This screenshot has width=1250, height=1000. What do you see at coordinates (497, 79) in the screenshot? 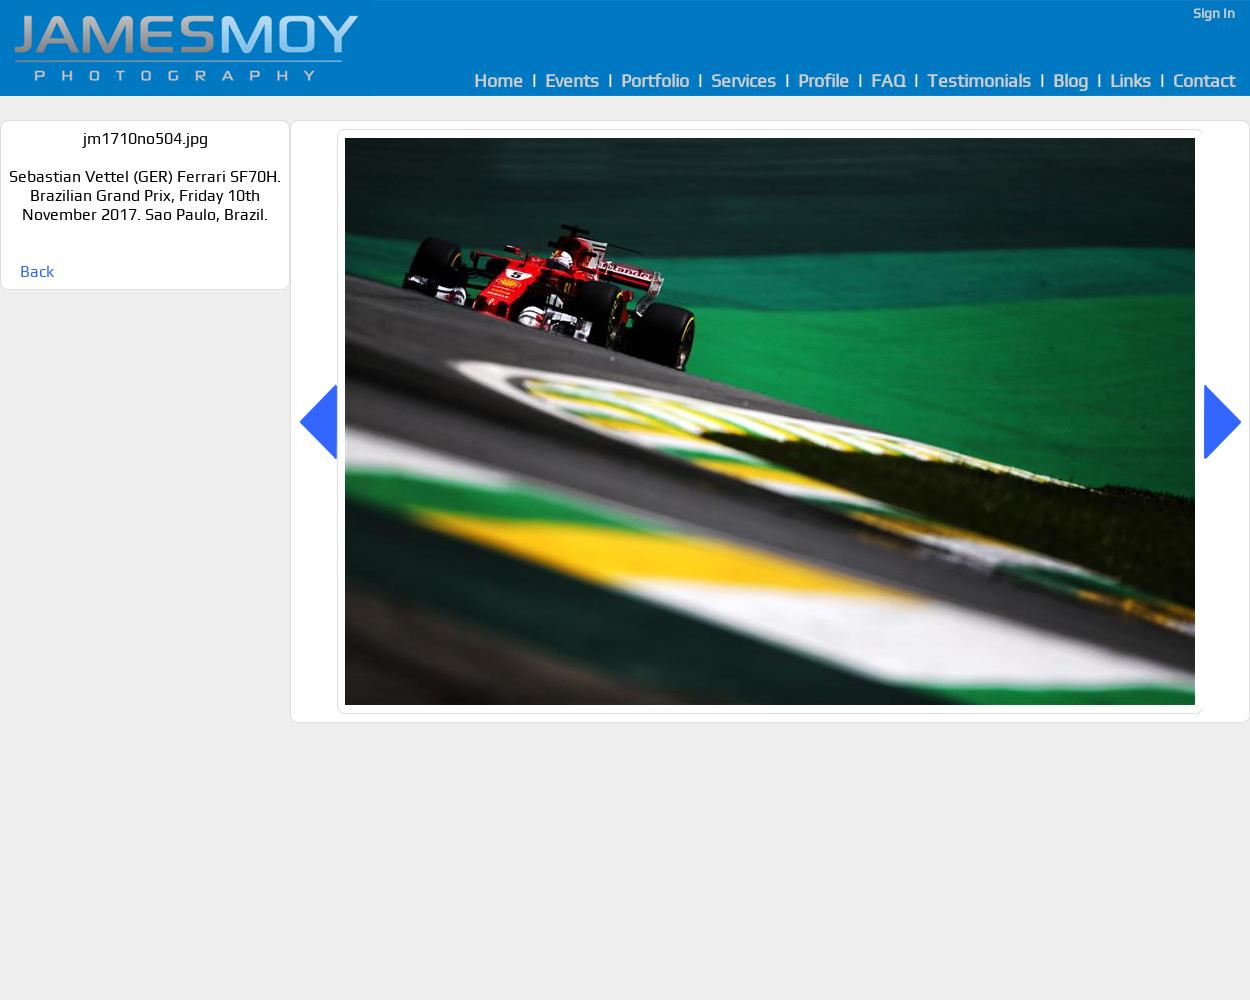
I see `'Home'` at bounding box center [497, 79].